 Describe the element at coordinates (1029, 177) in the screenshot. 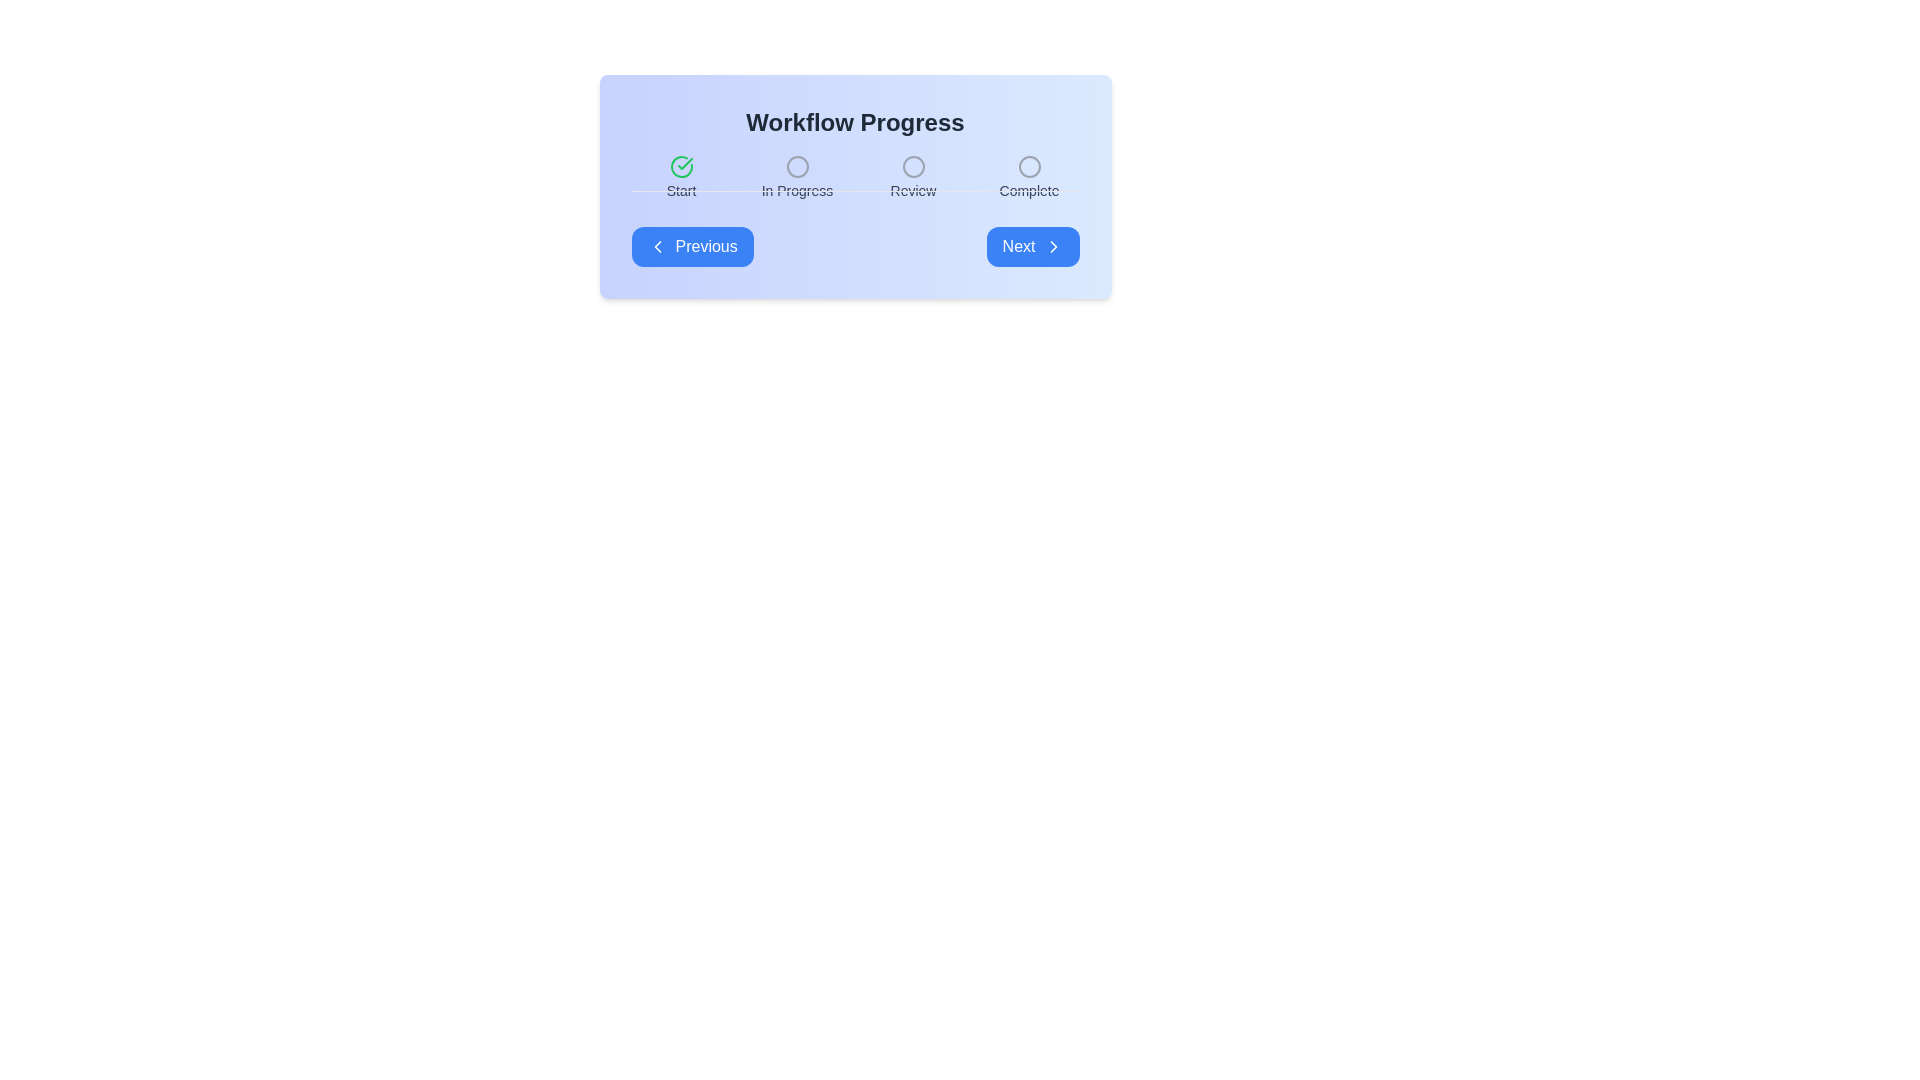

I see `the 'Complete' stage marker in the workflow progress, which is the fourth and rightmost step in the list` at that location.